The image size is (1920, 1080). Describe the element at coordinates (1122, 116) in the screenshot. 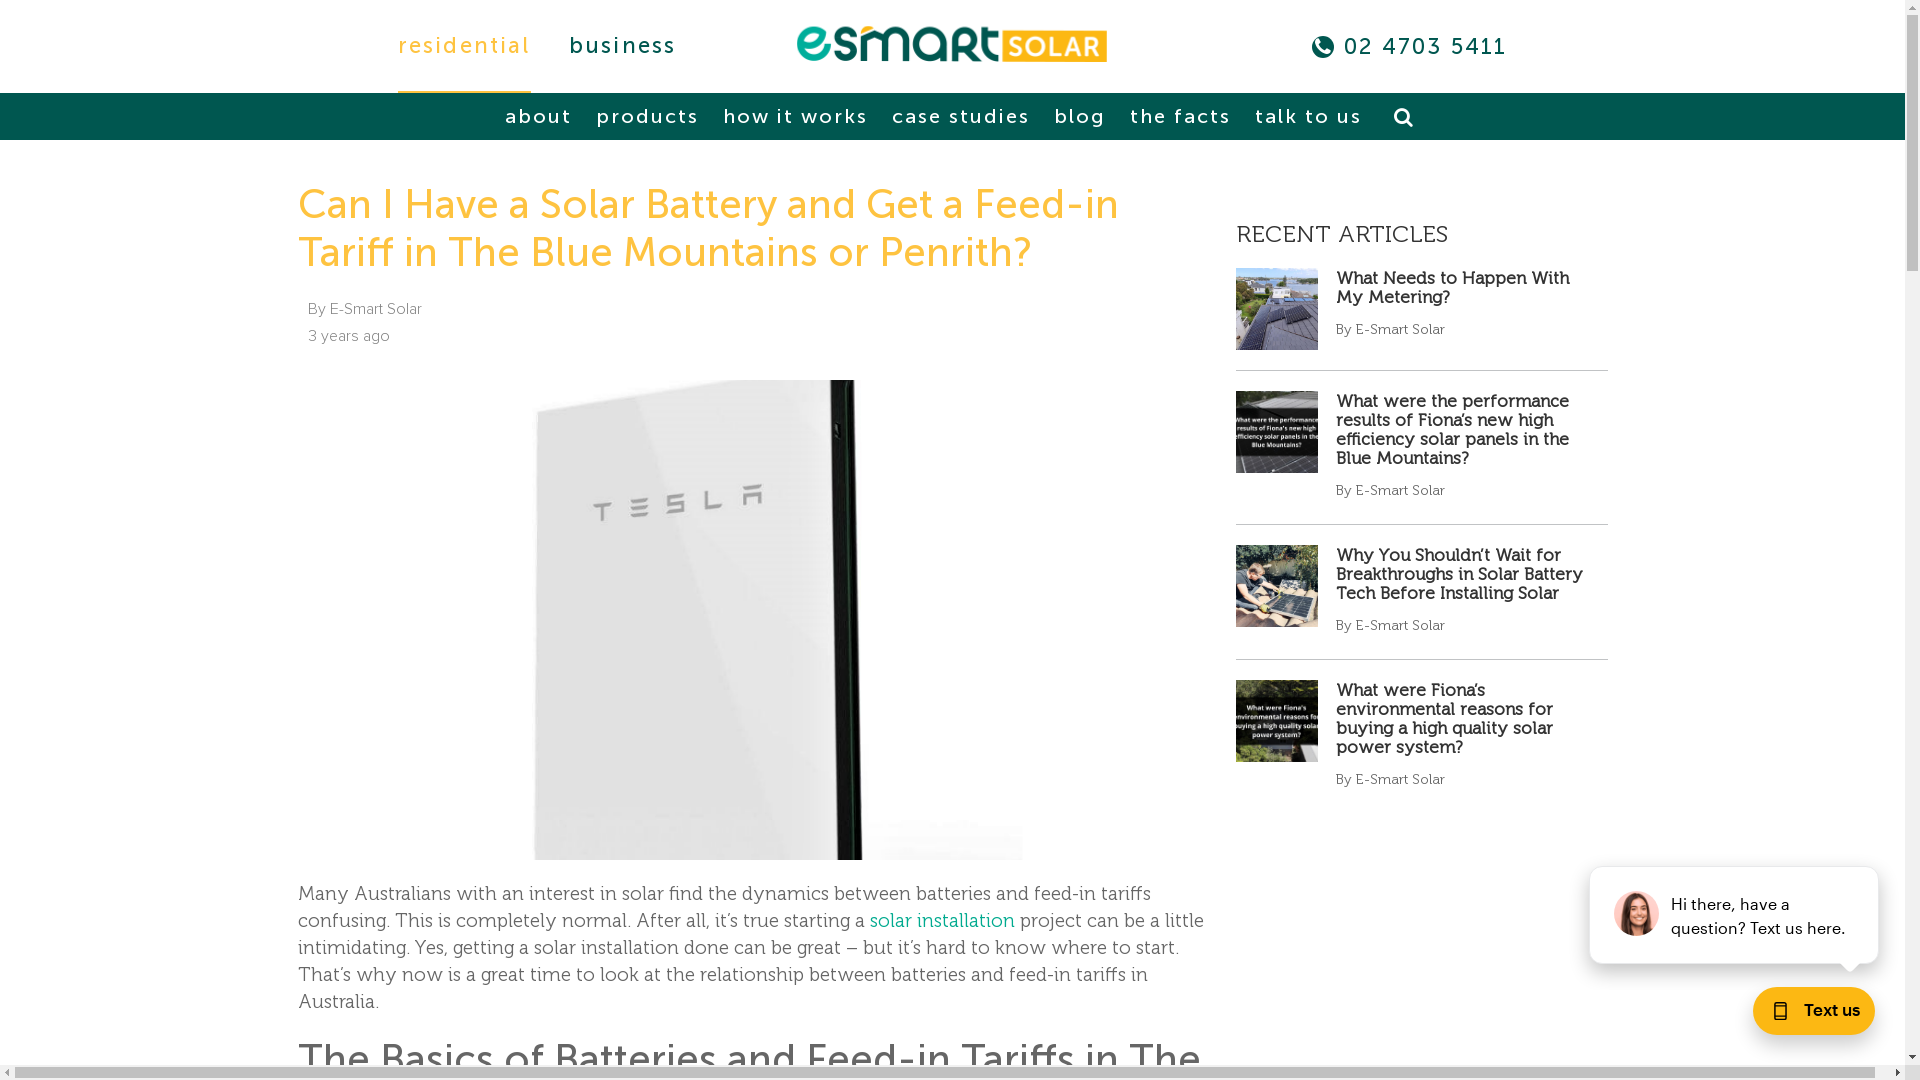

I see `'the facts'` at that location.